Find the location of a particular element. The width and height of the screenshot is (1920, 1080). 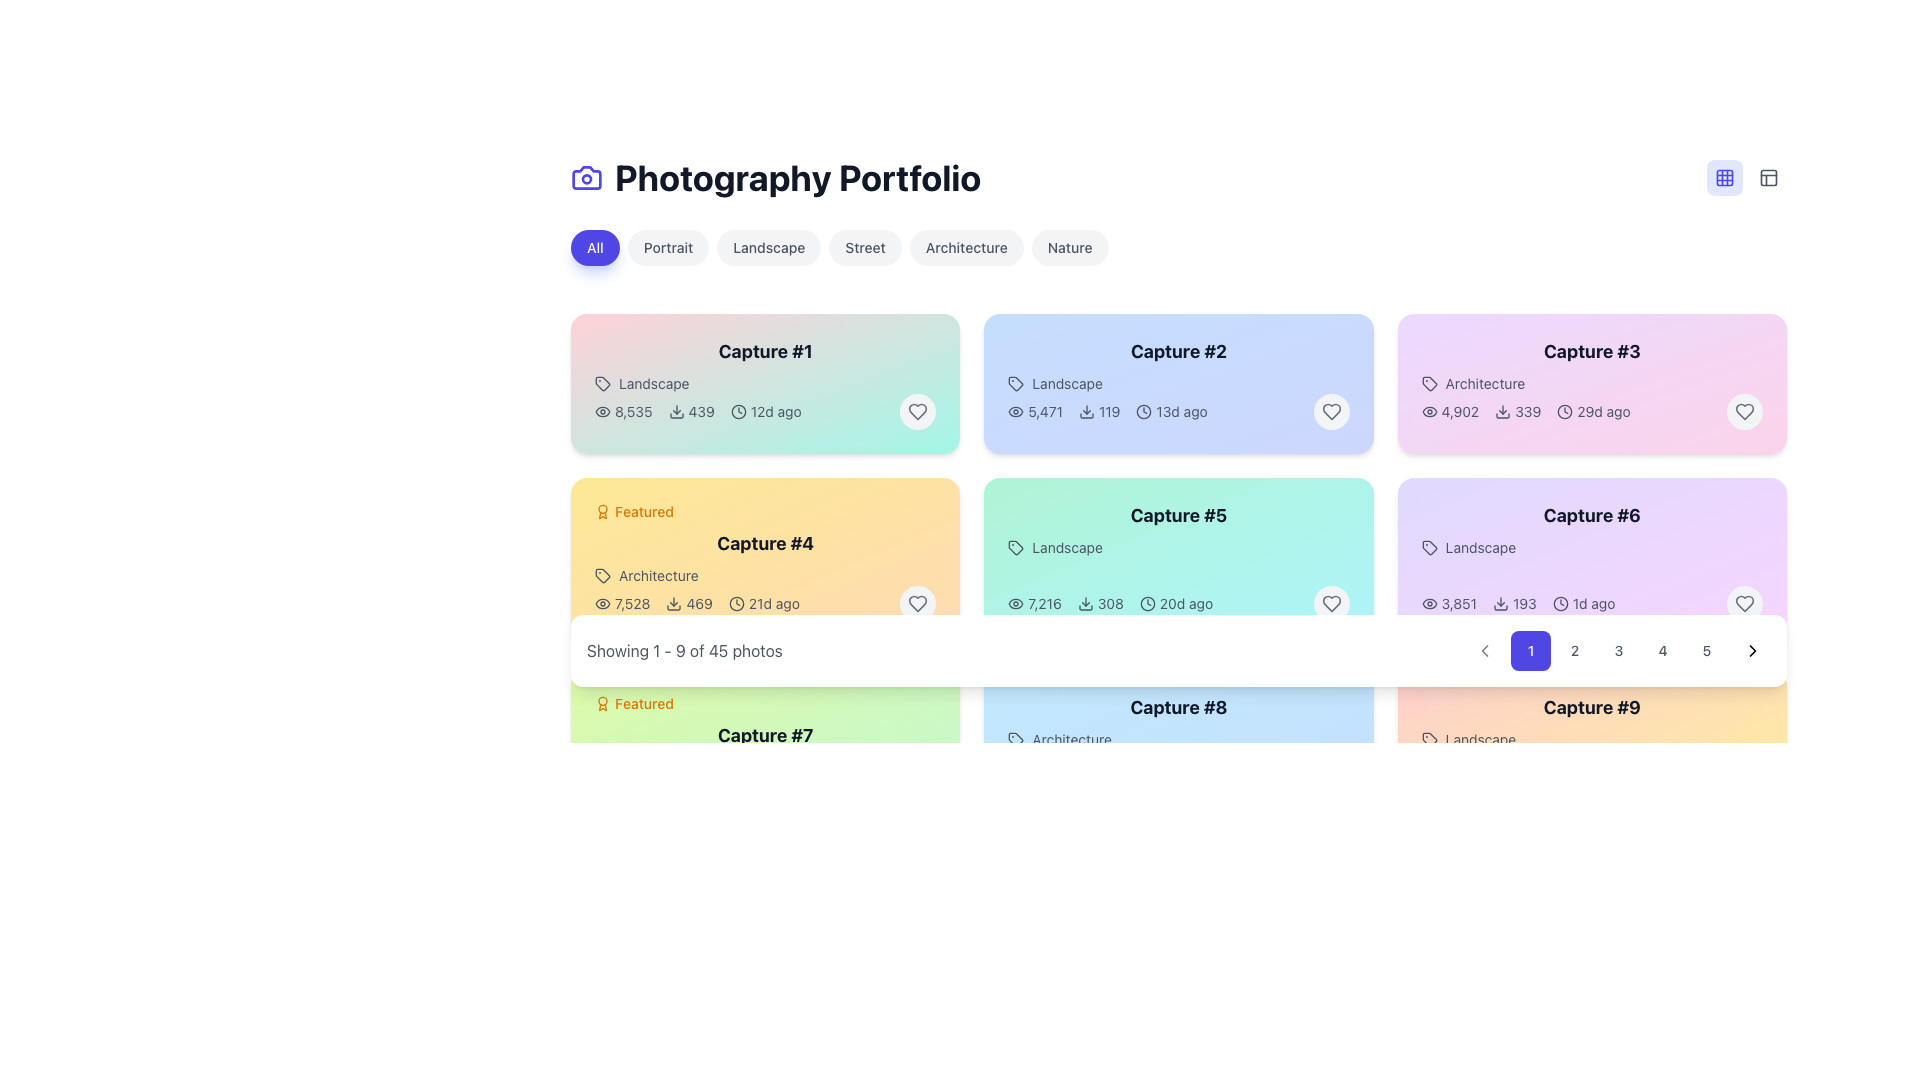

the text block containing the title 'Capture #3' and the sub-caption 'Architecture' located in the top-right corner of the grid layout in the 'Photography Portfolio' interface to trigger visual effects is located at coordinates (1591, 366).